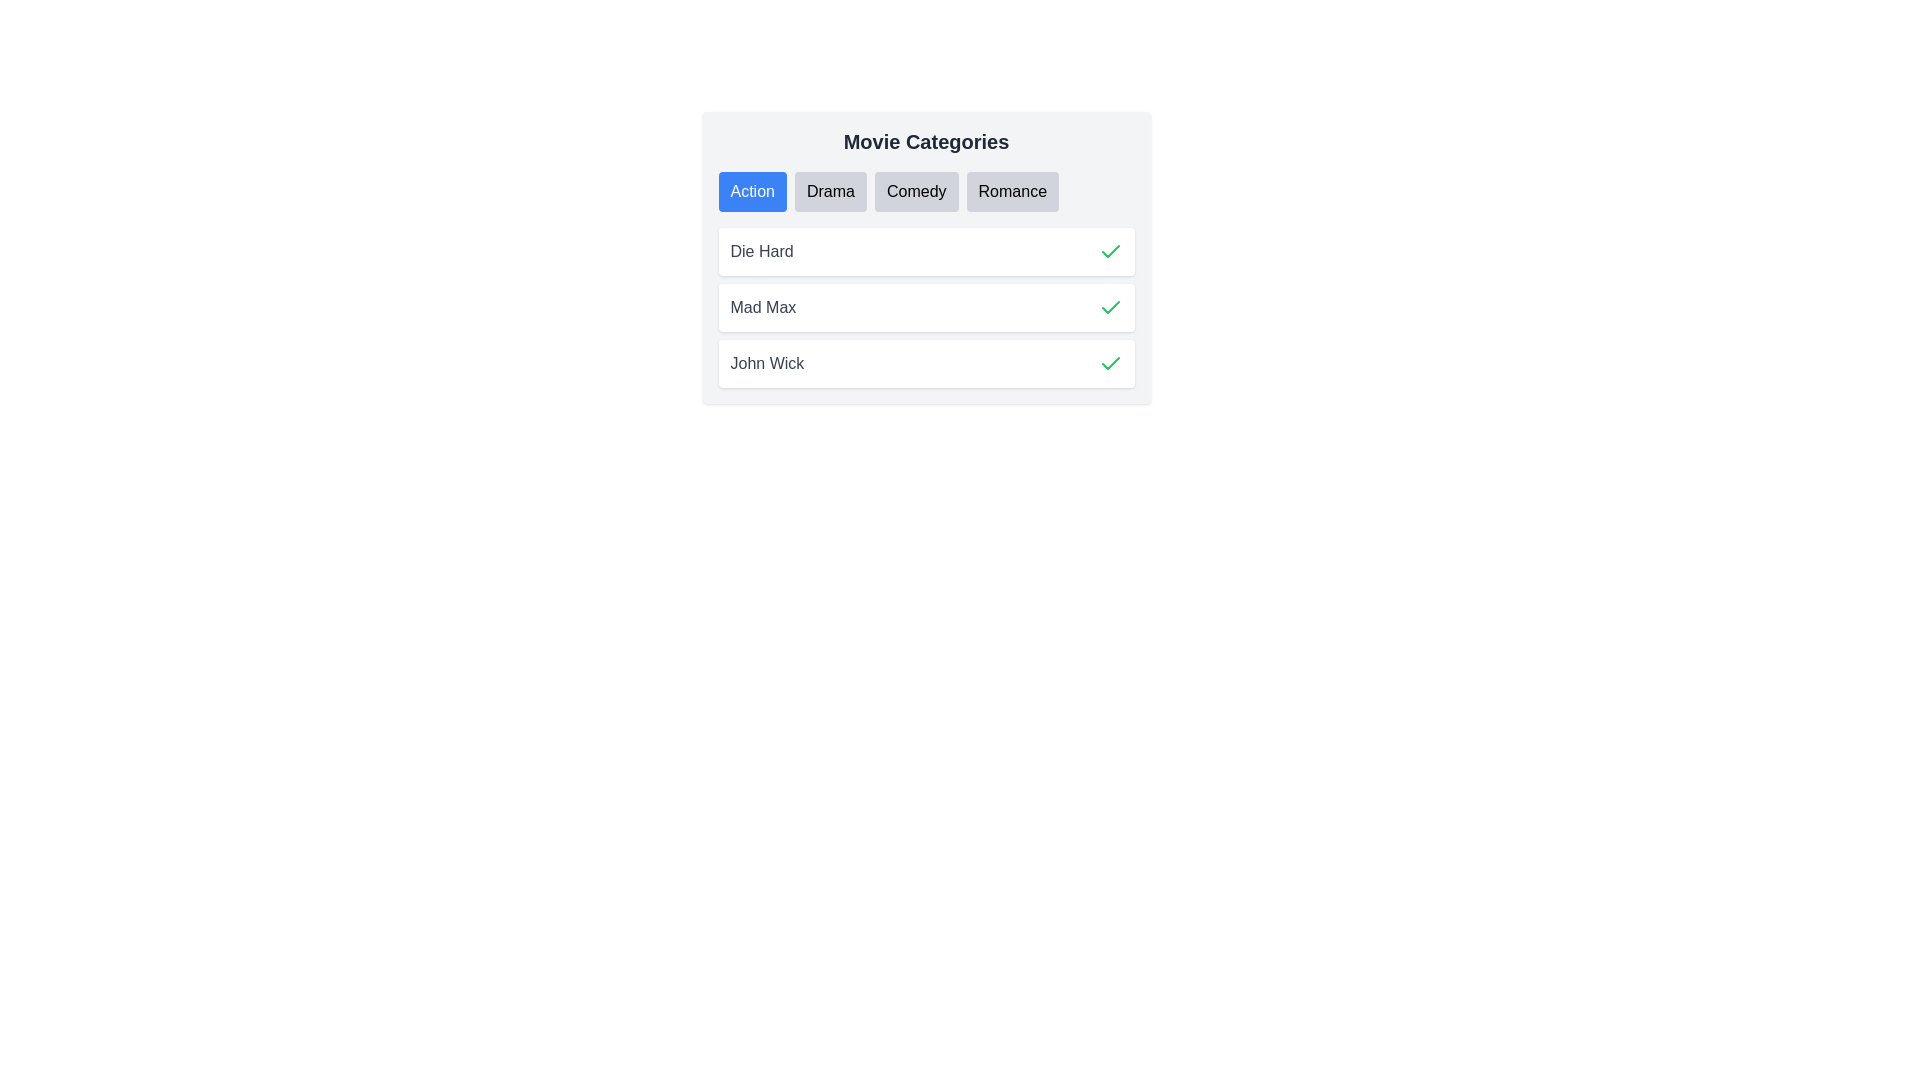 The height and width of the screenshot is (1080, 1920). What do you see at coordinates (1012, 192) in the screenshot?
I see `the 'Romance' button, which is a rectangular button with rounded corners, styled with a light gray background and black text, located in the horizontal list of movie categories` at bounding box center [1012, 192].